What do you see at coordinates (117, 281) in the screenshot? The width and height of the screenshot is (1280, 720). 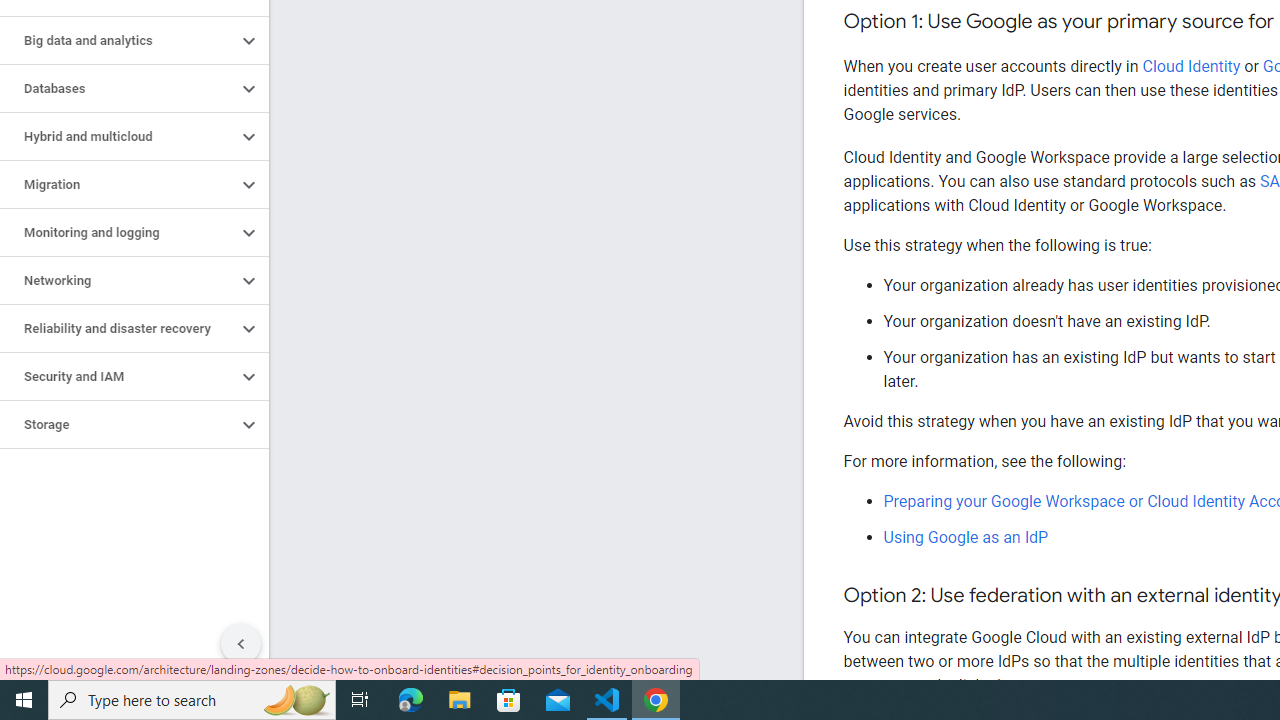 I see `'Networking'` at bounding box center [117, 281].